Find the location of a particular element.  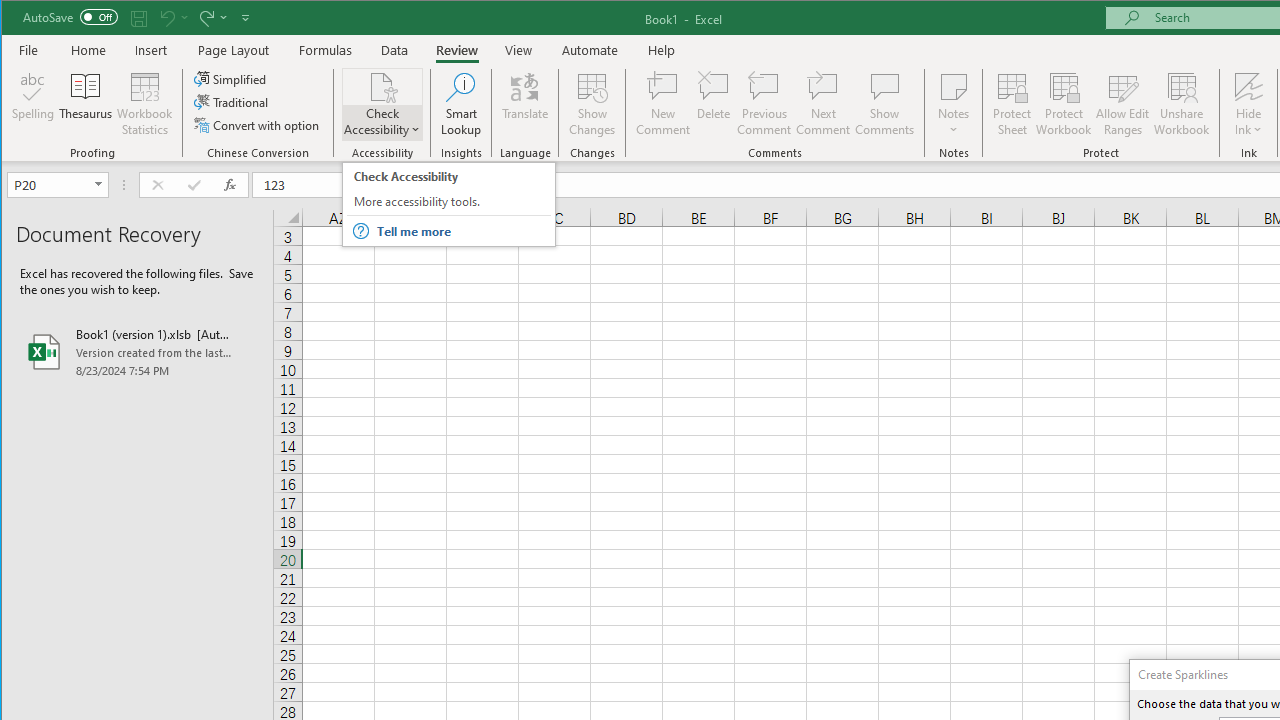

'Unshare Workbook' is located at coordinates (1182, 104).